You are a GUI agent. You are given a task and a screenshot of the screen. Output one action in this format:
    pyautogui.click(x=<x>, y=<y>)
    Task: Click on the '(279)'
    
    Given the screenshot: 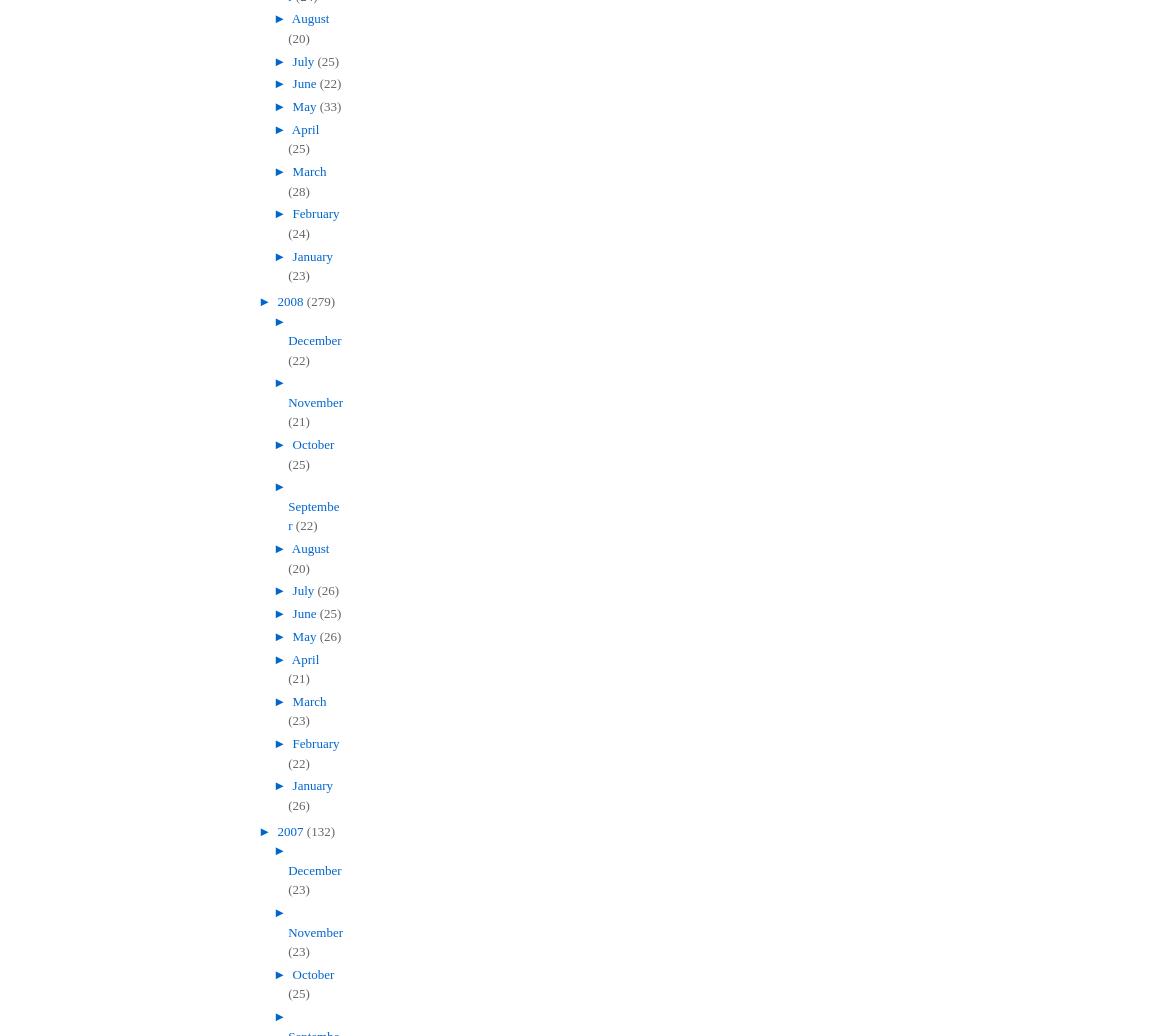 What is the action you would take?
    pyautogui.click(x=320, y=301)
    